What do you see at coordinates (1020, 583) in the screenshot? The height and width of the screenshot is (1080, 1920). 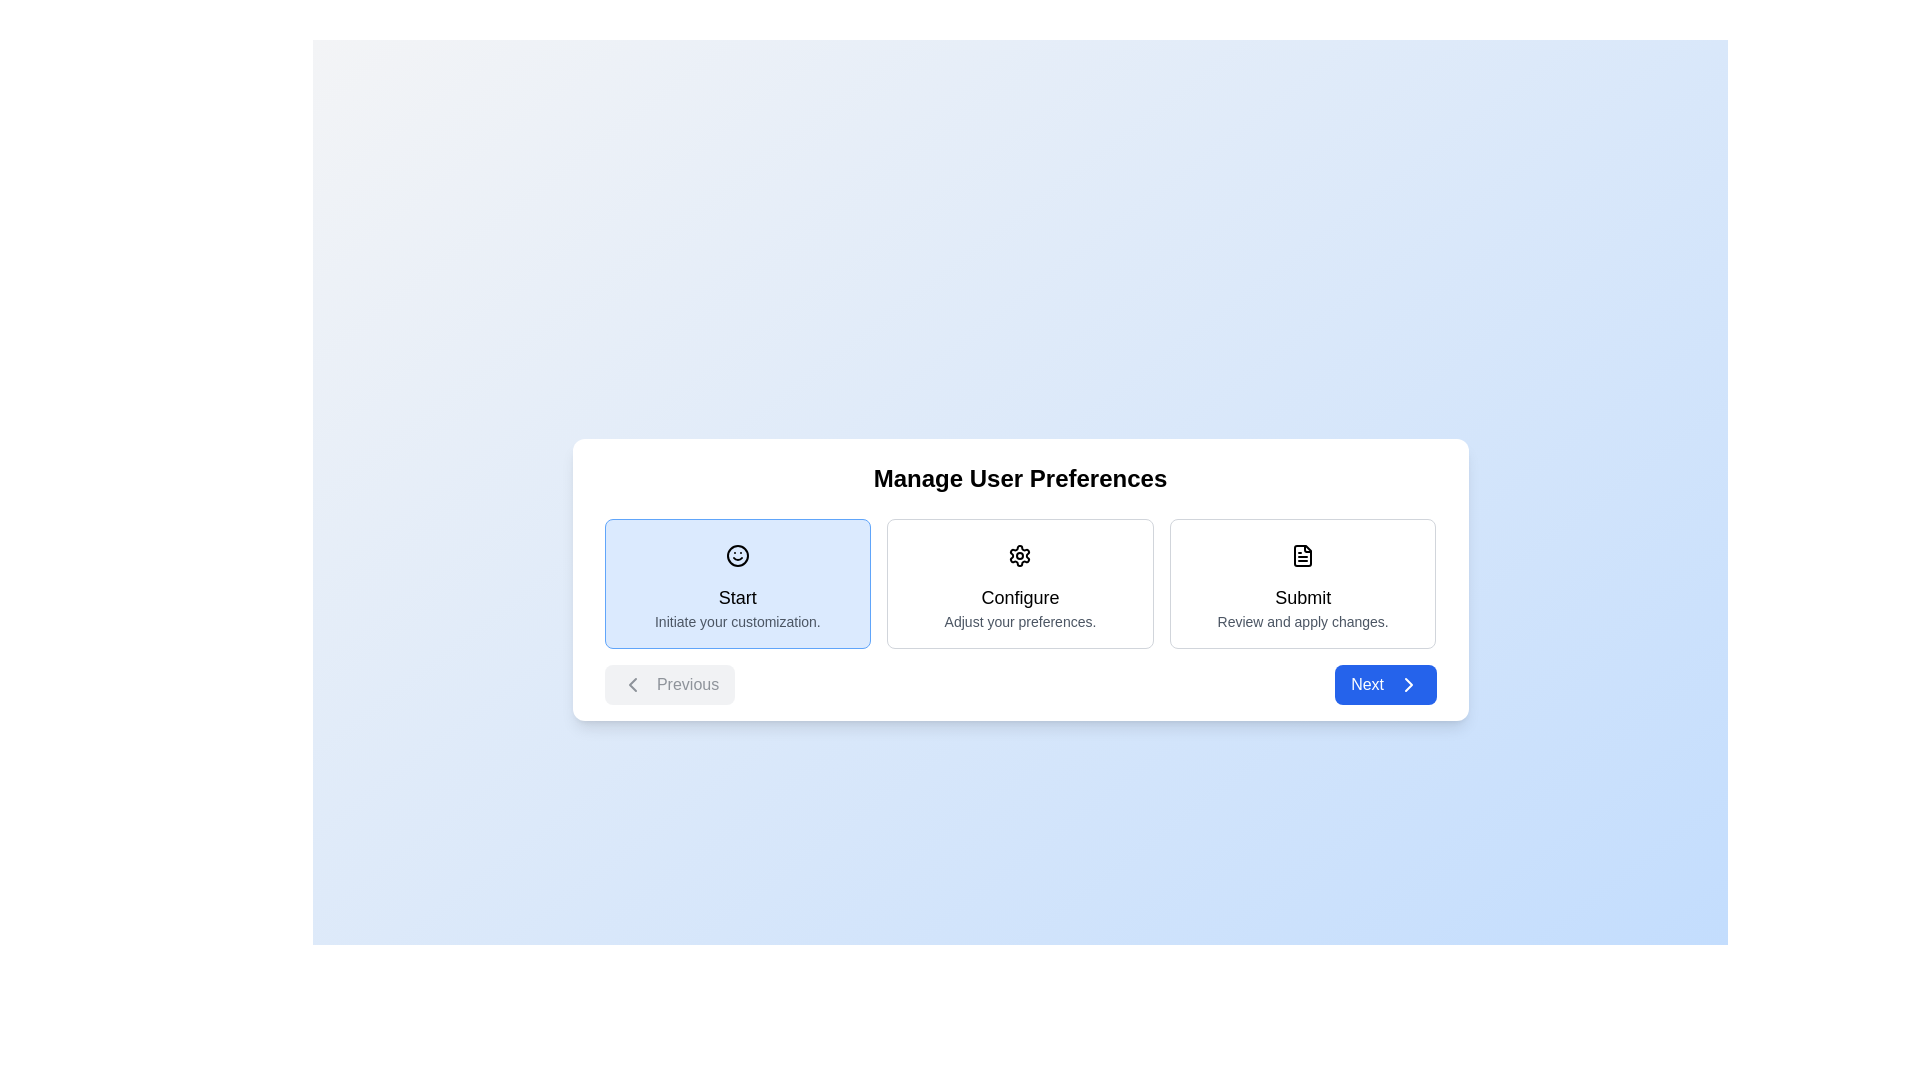 I see `the step Configure by clicking on its card` at bounding box center [1020, 583].